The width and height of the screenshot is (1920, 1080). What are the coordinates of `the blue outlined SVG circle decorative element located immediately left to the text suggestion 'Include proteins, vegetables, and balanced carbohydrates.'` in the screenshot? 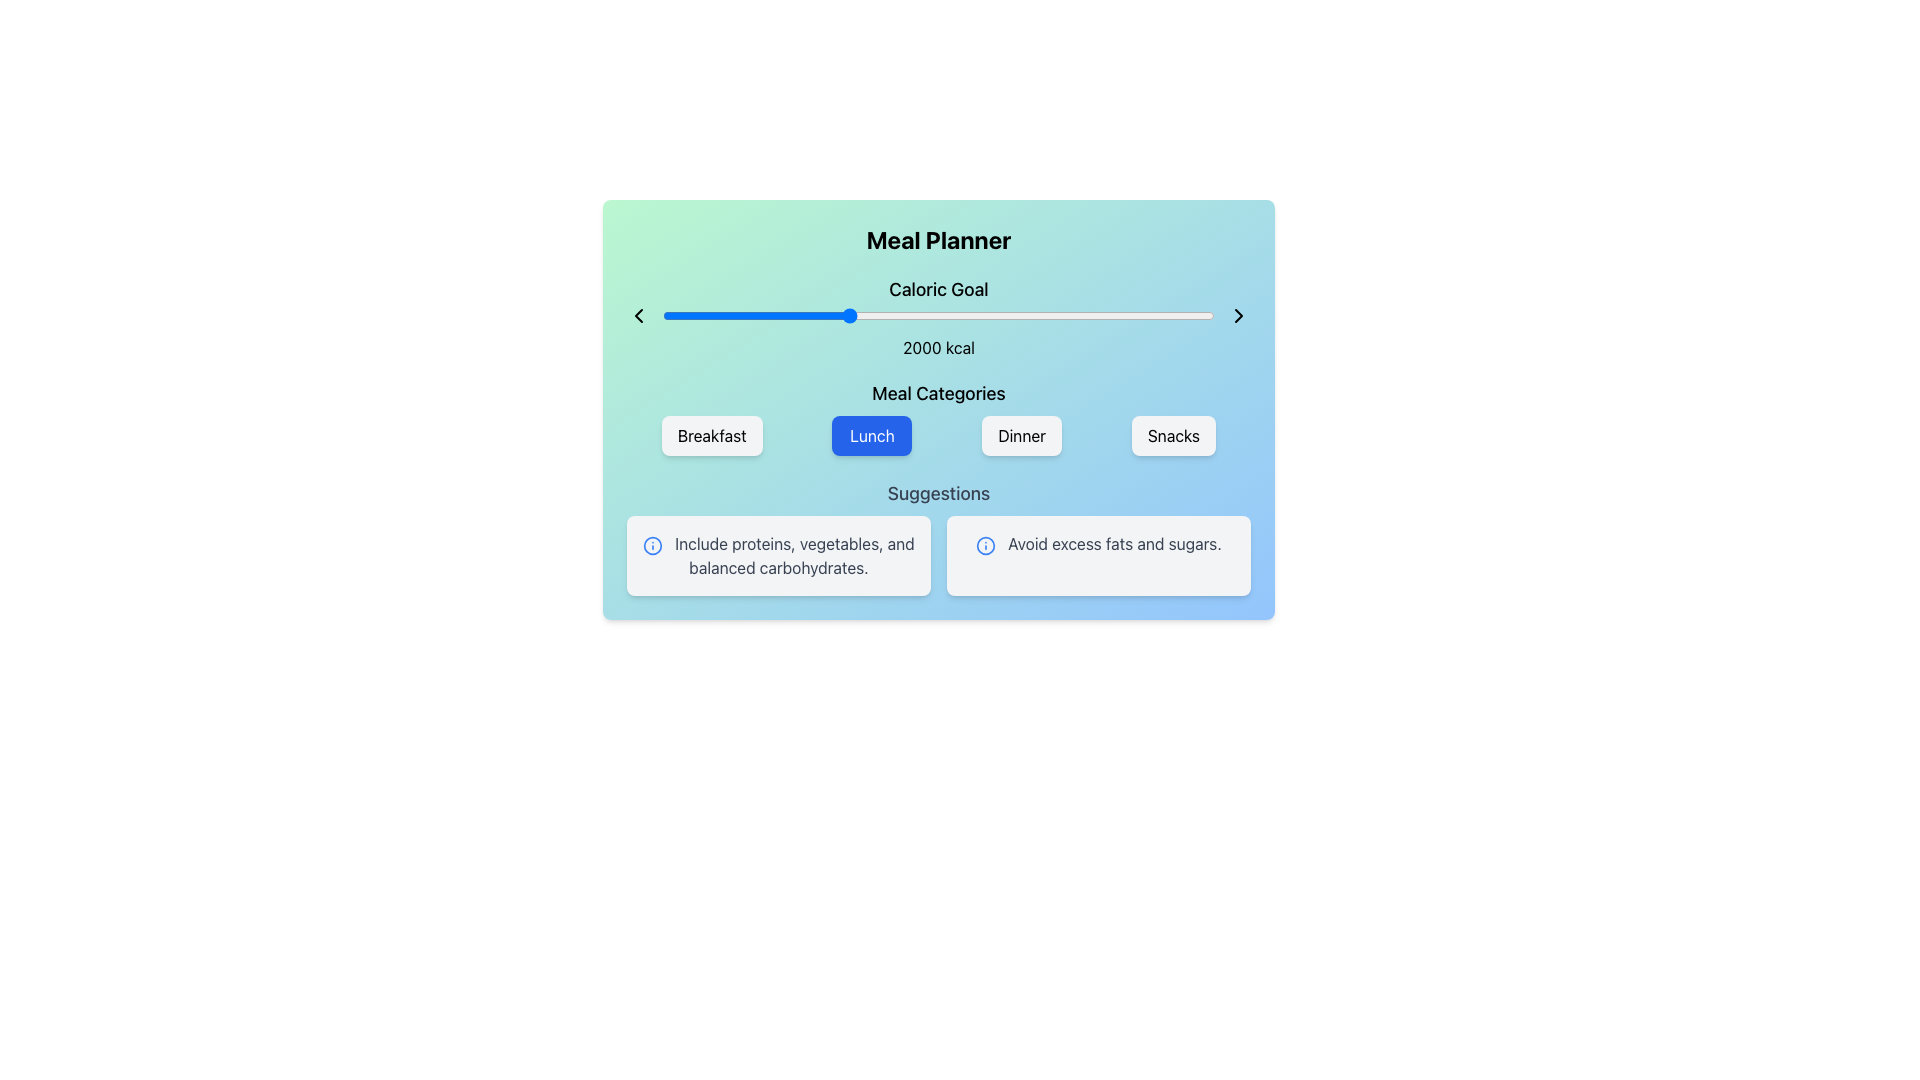 It's located at (986, 545).